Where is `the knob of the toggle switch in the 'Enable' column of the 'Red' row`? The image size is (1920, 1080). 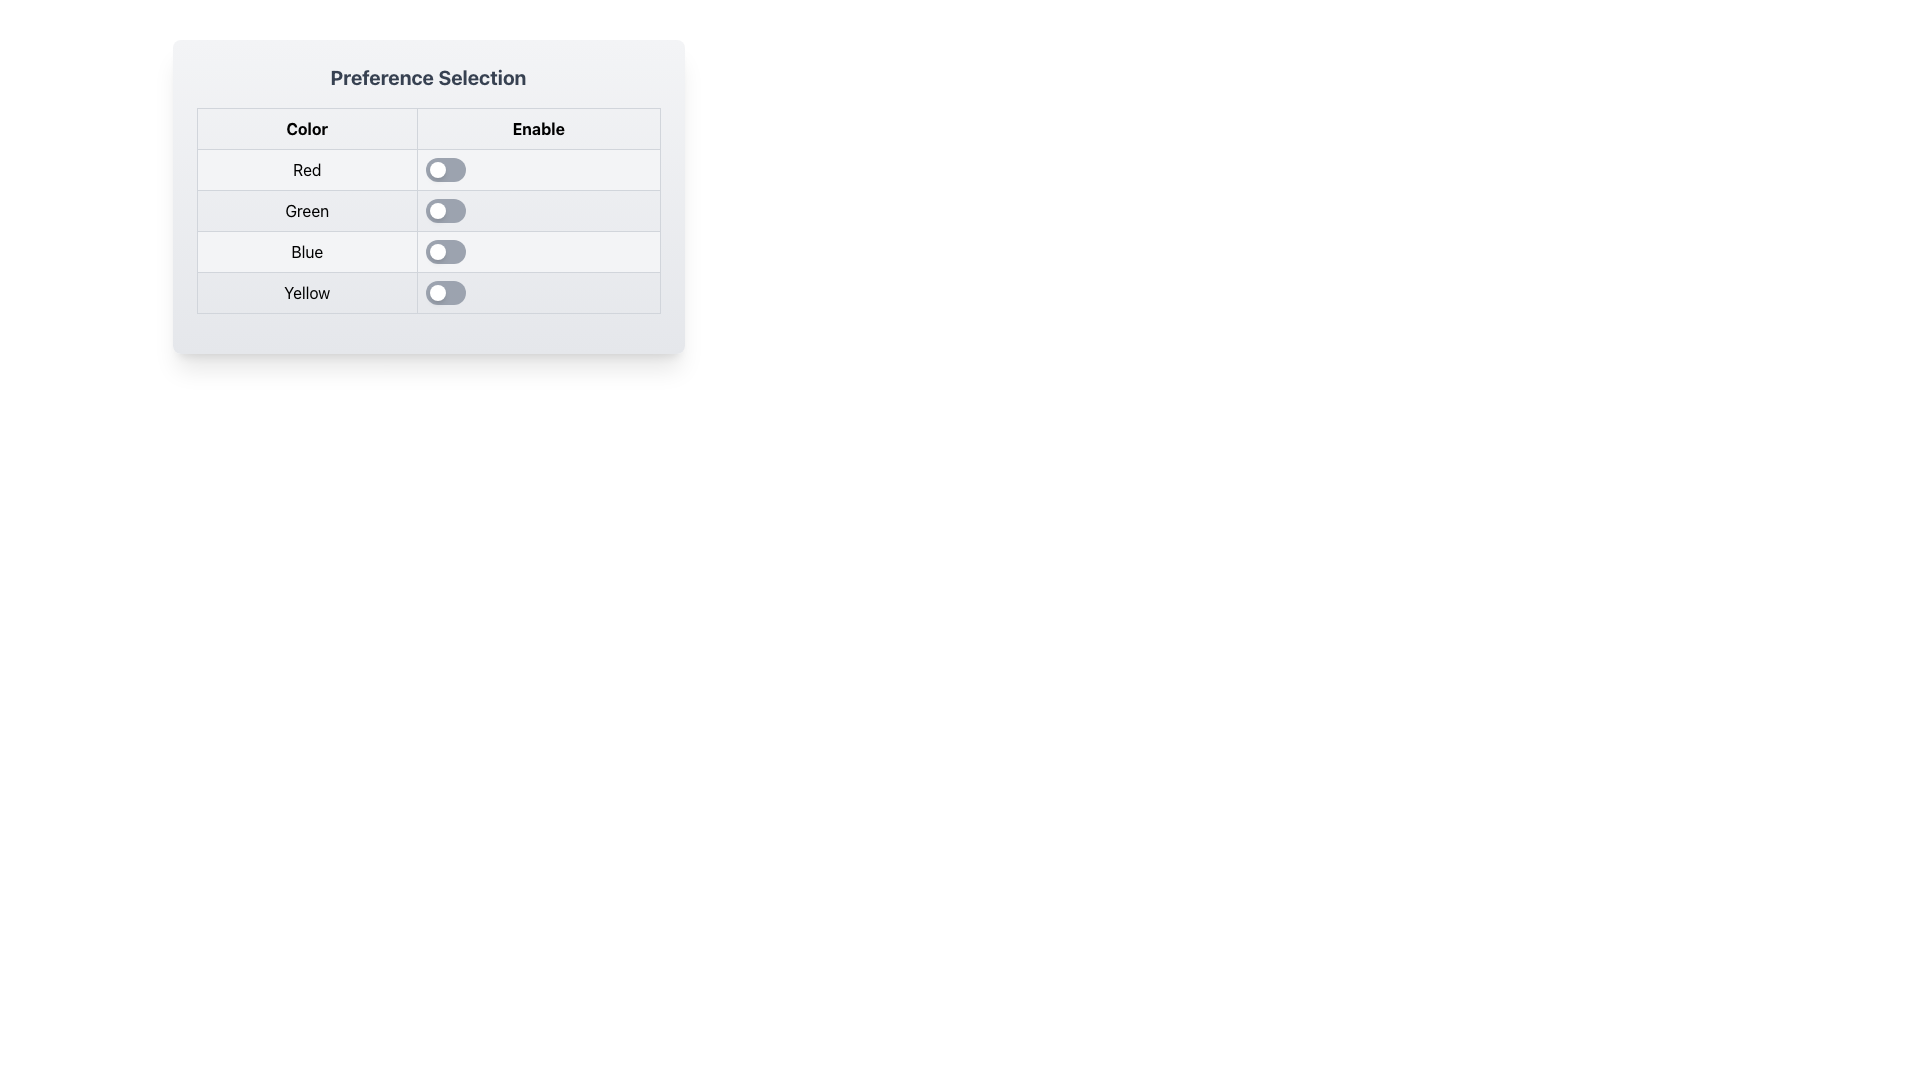
the knob of the toggle switch in the 'Enable' column of the 'Red' row is located at coordinates (445, 168).